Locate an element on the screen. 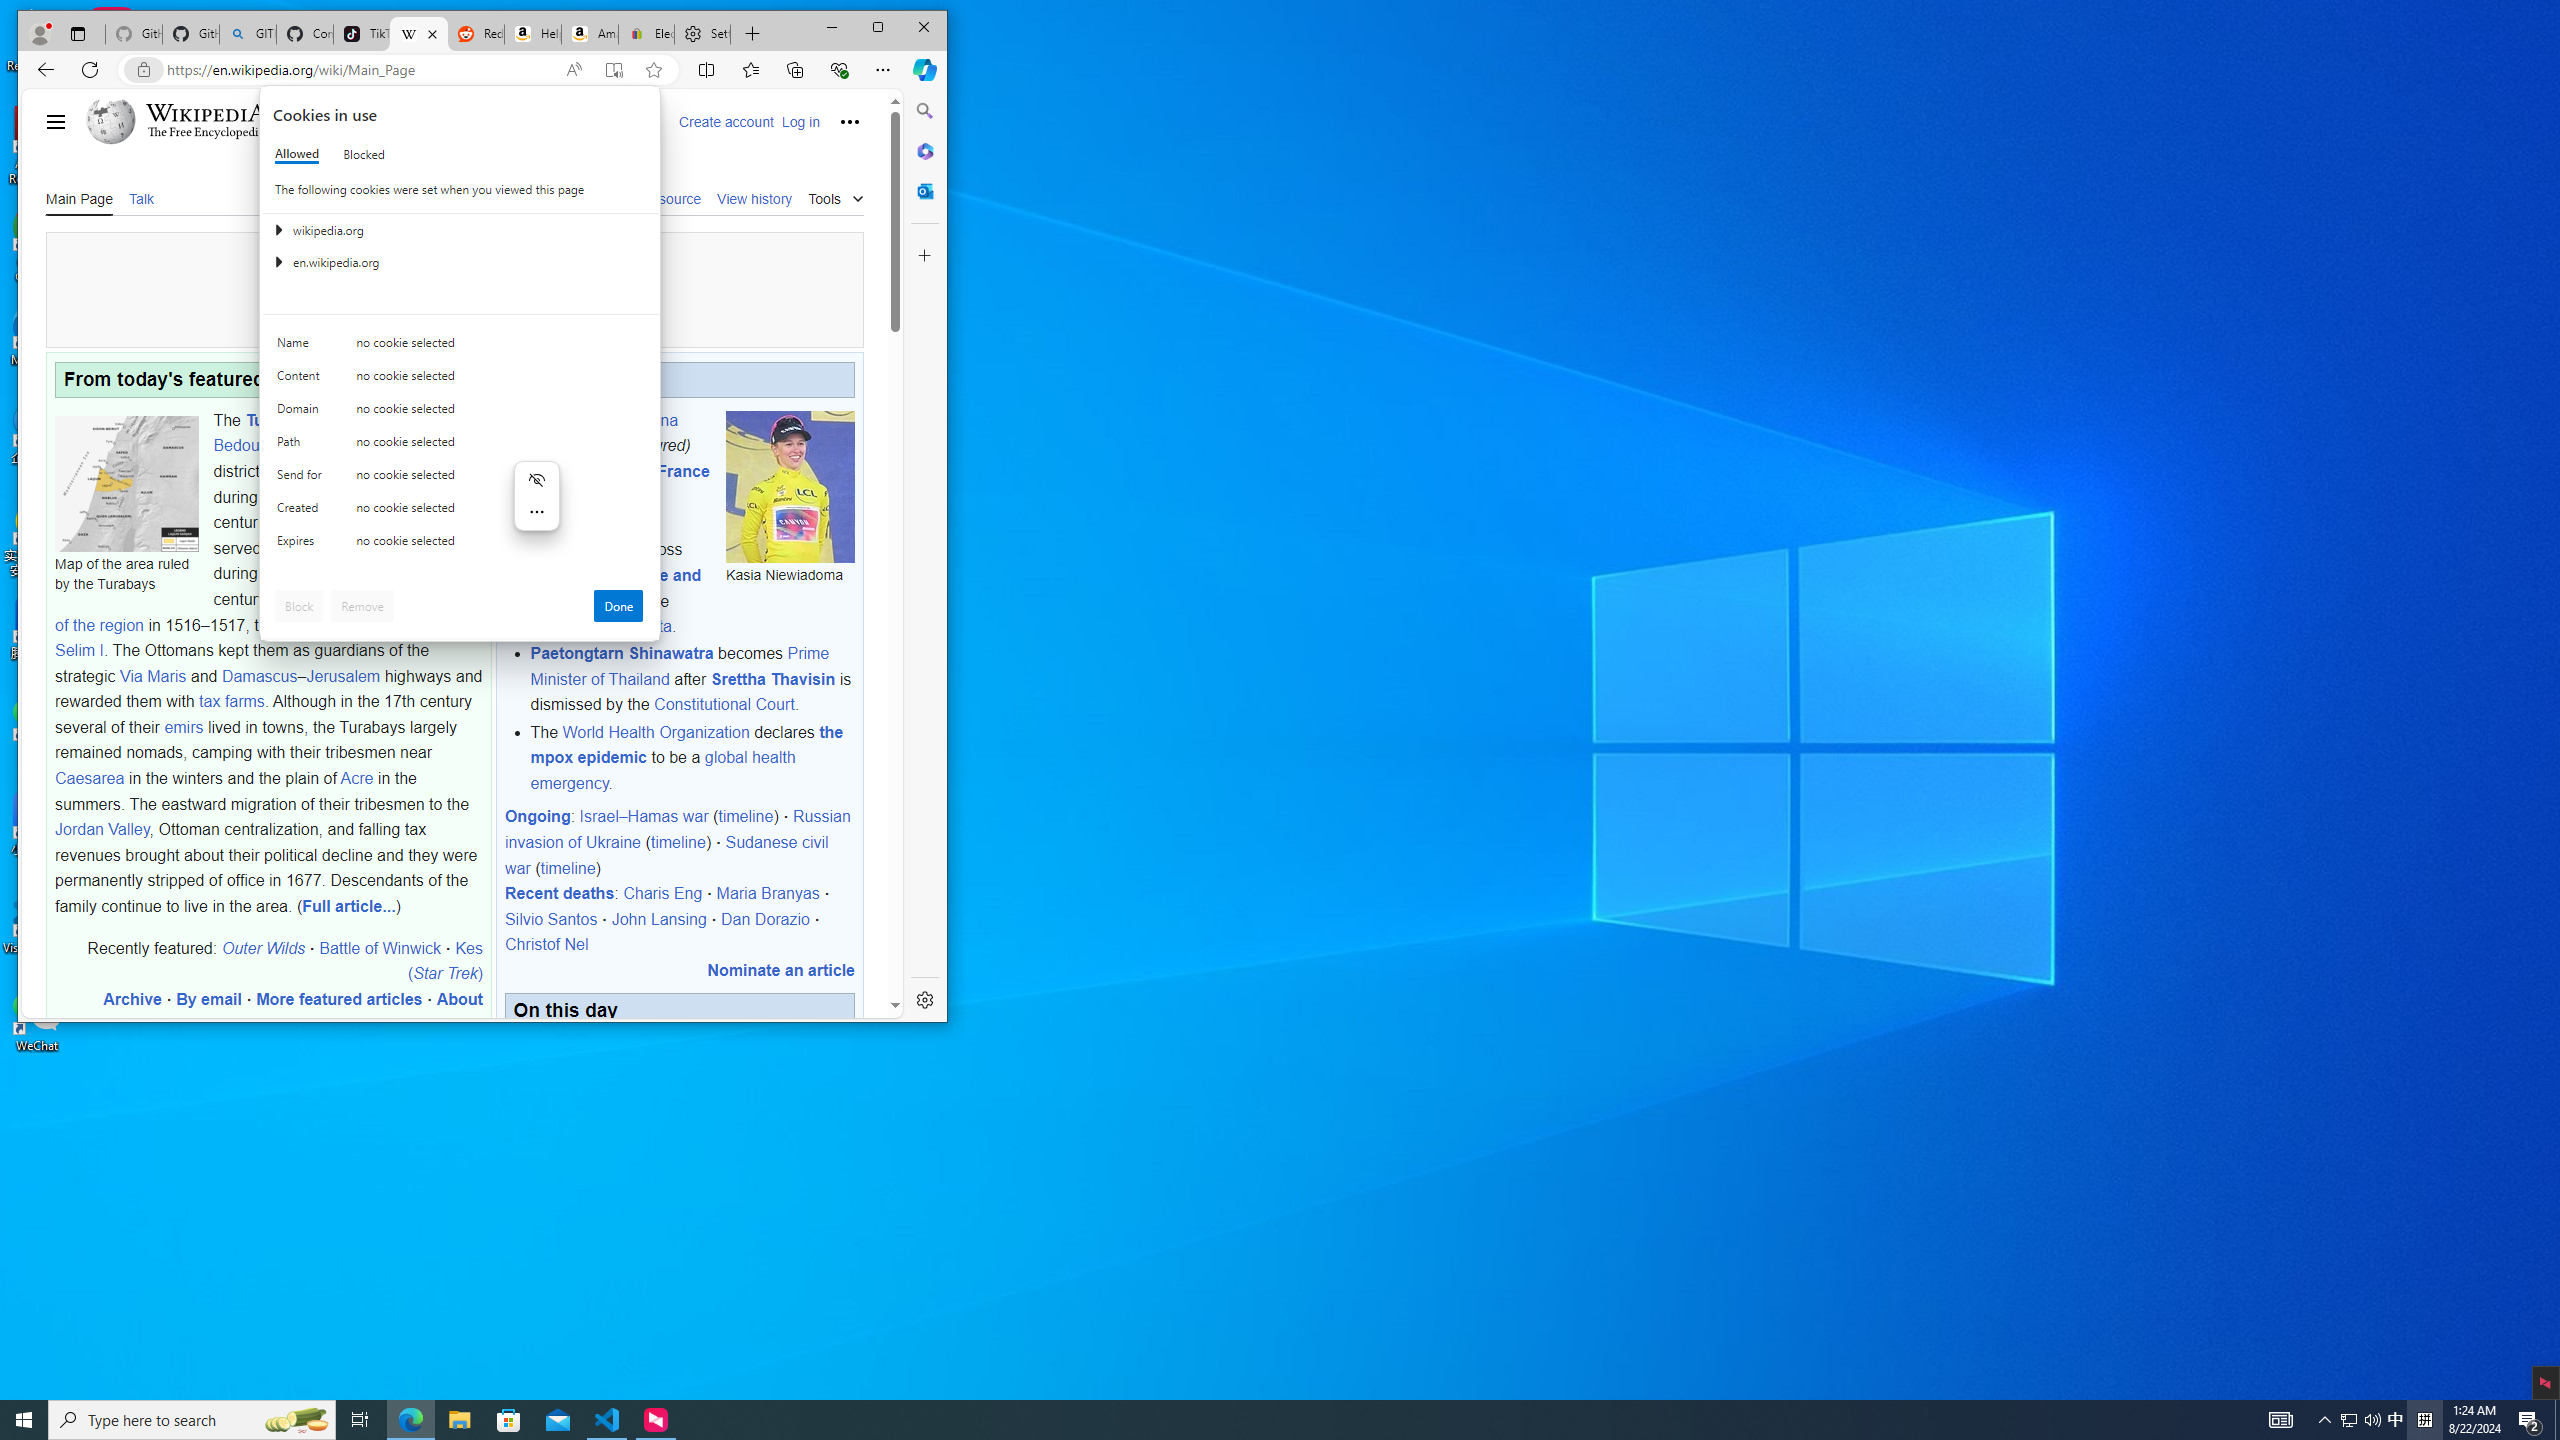 The width and height of the screenshot is (2560, 1440). 'Start' is located at coordinates (24, 1418).